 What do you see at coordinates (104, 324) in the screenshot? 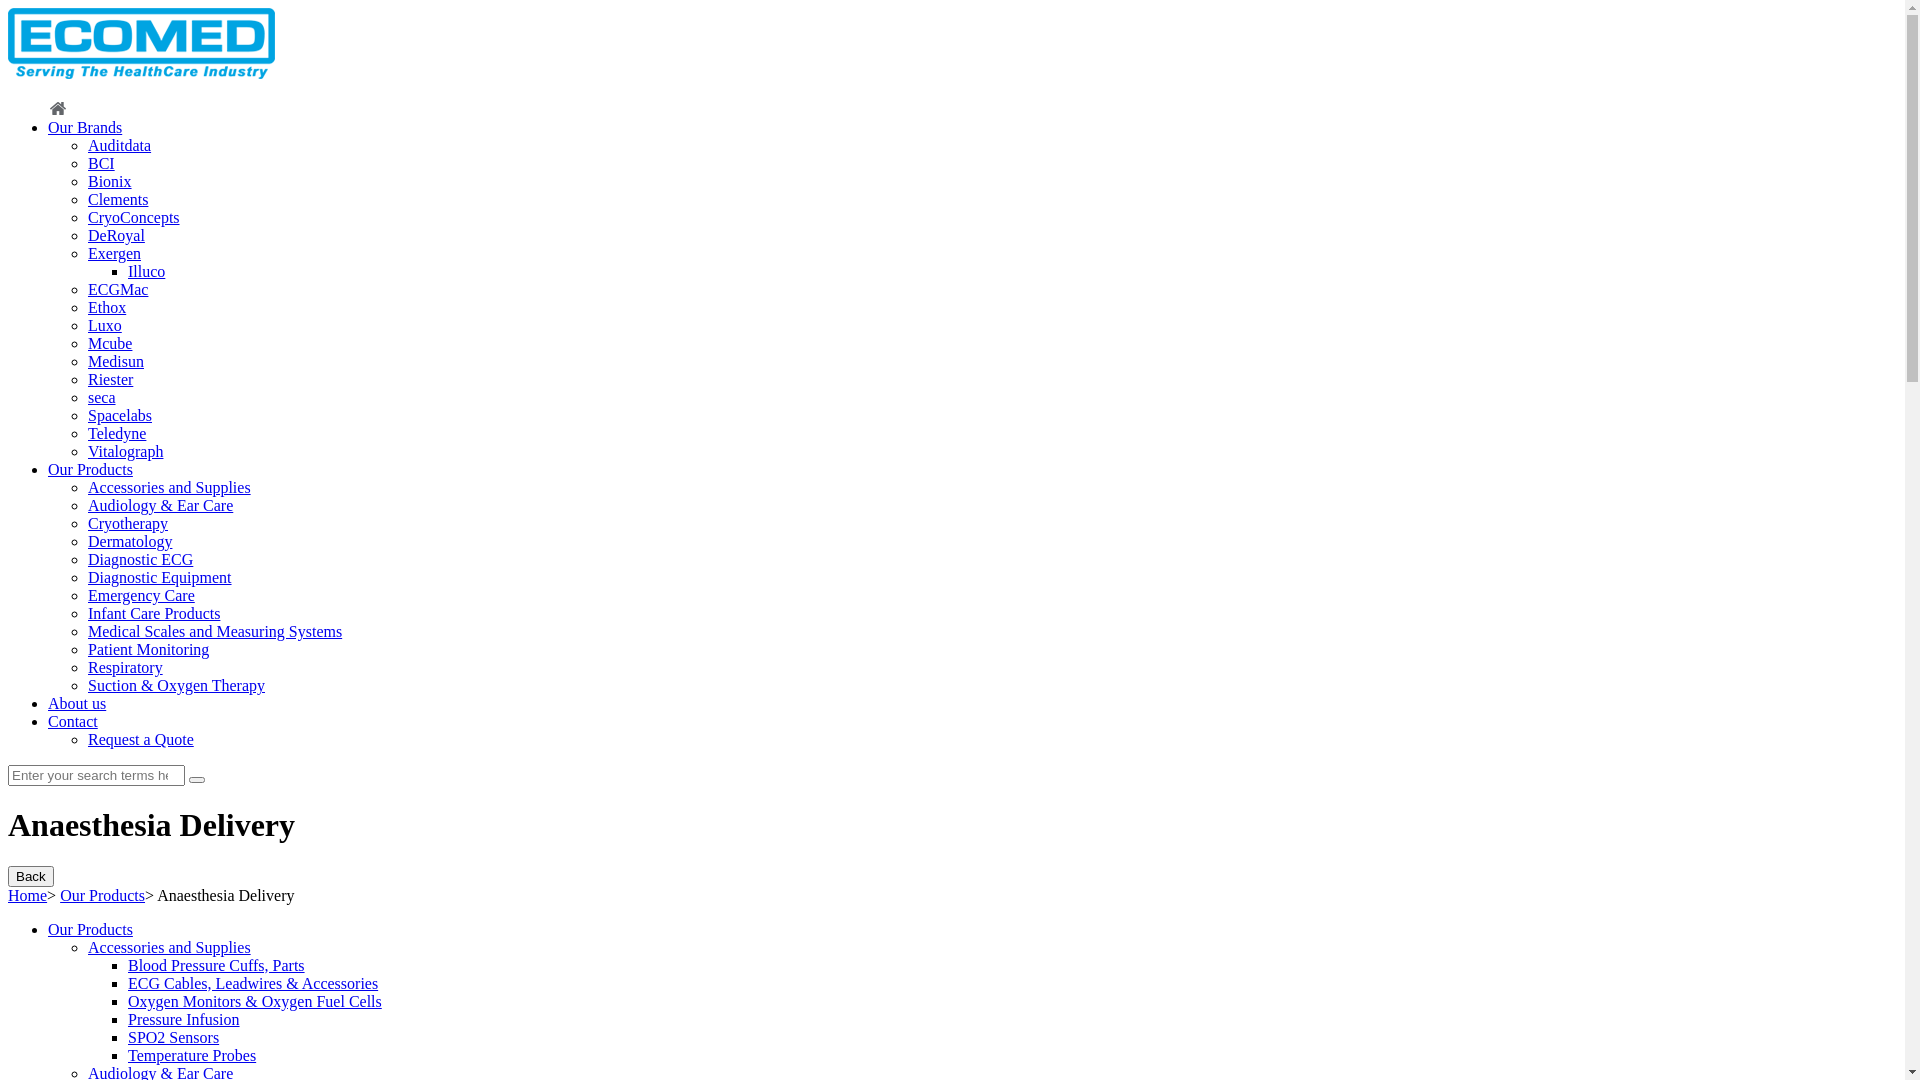
I see `'Luxo'` at bounding box center [104, 324].